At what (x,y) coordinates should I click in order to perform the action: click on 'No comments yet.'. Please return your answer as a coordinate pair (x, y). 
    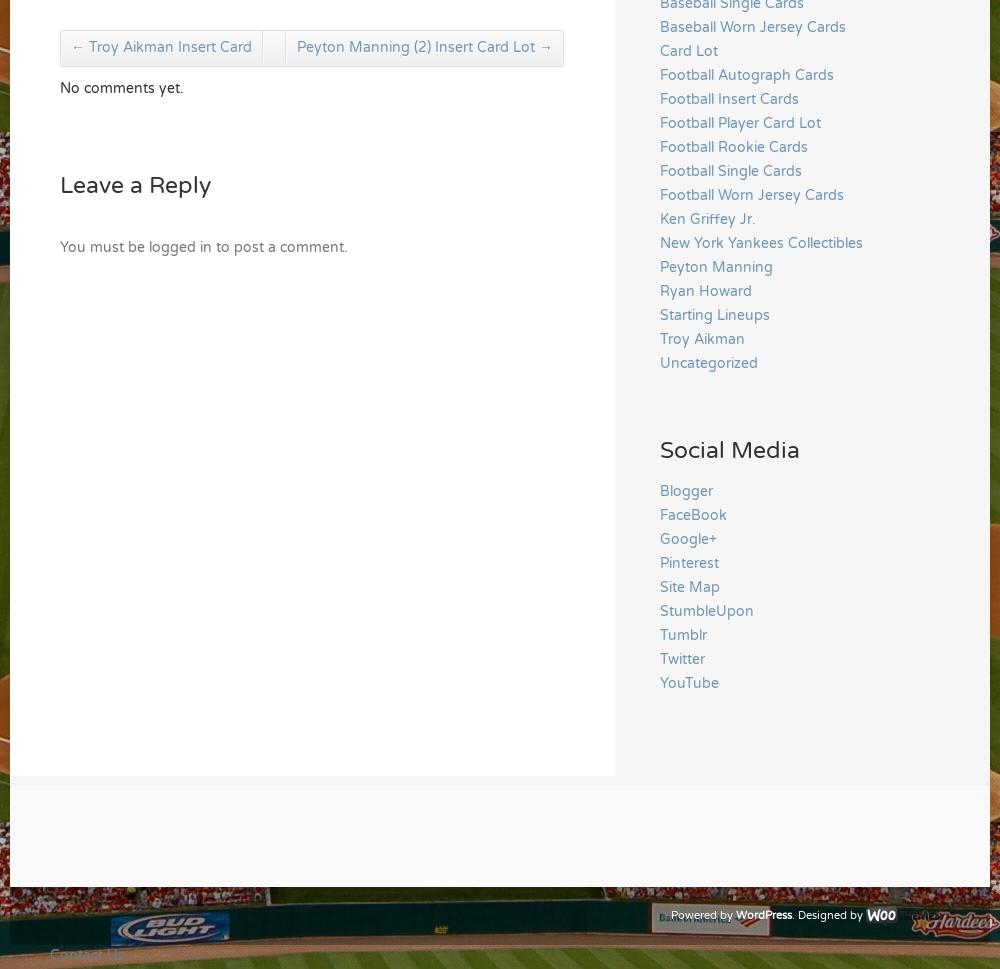
    Looking at the image, I should click on (121, 87).